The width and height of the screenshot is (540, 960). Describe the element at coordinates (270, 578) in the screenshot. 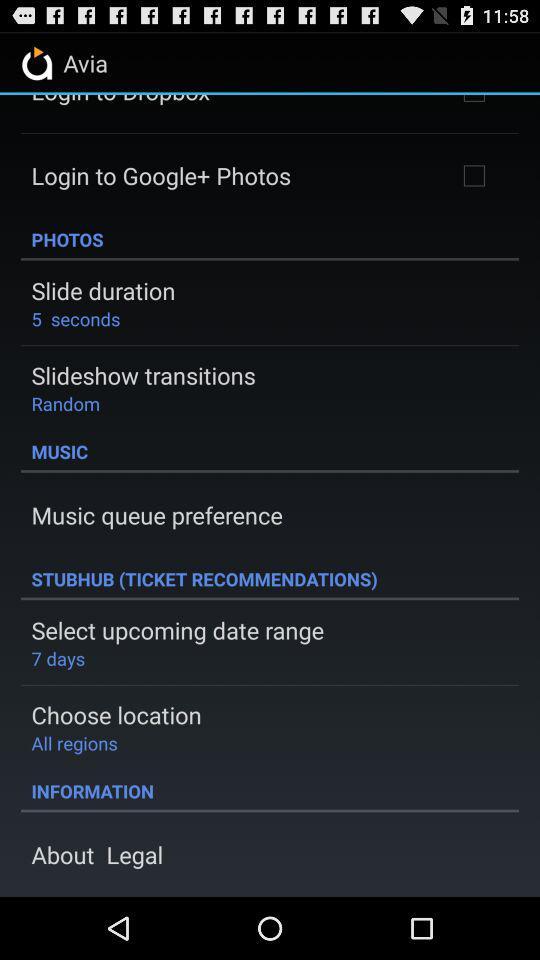

I see `the stubhub (ticket recommendations) item` at that location.